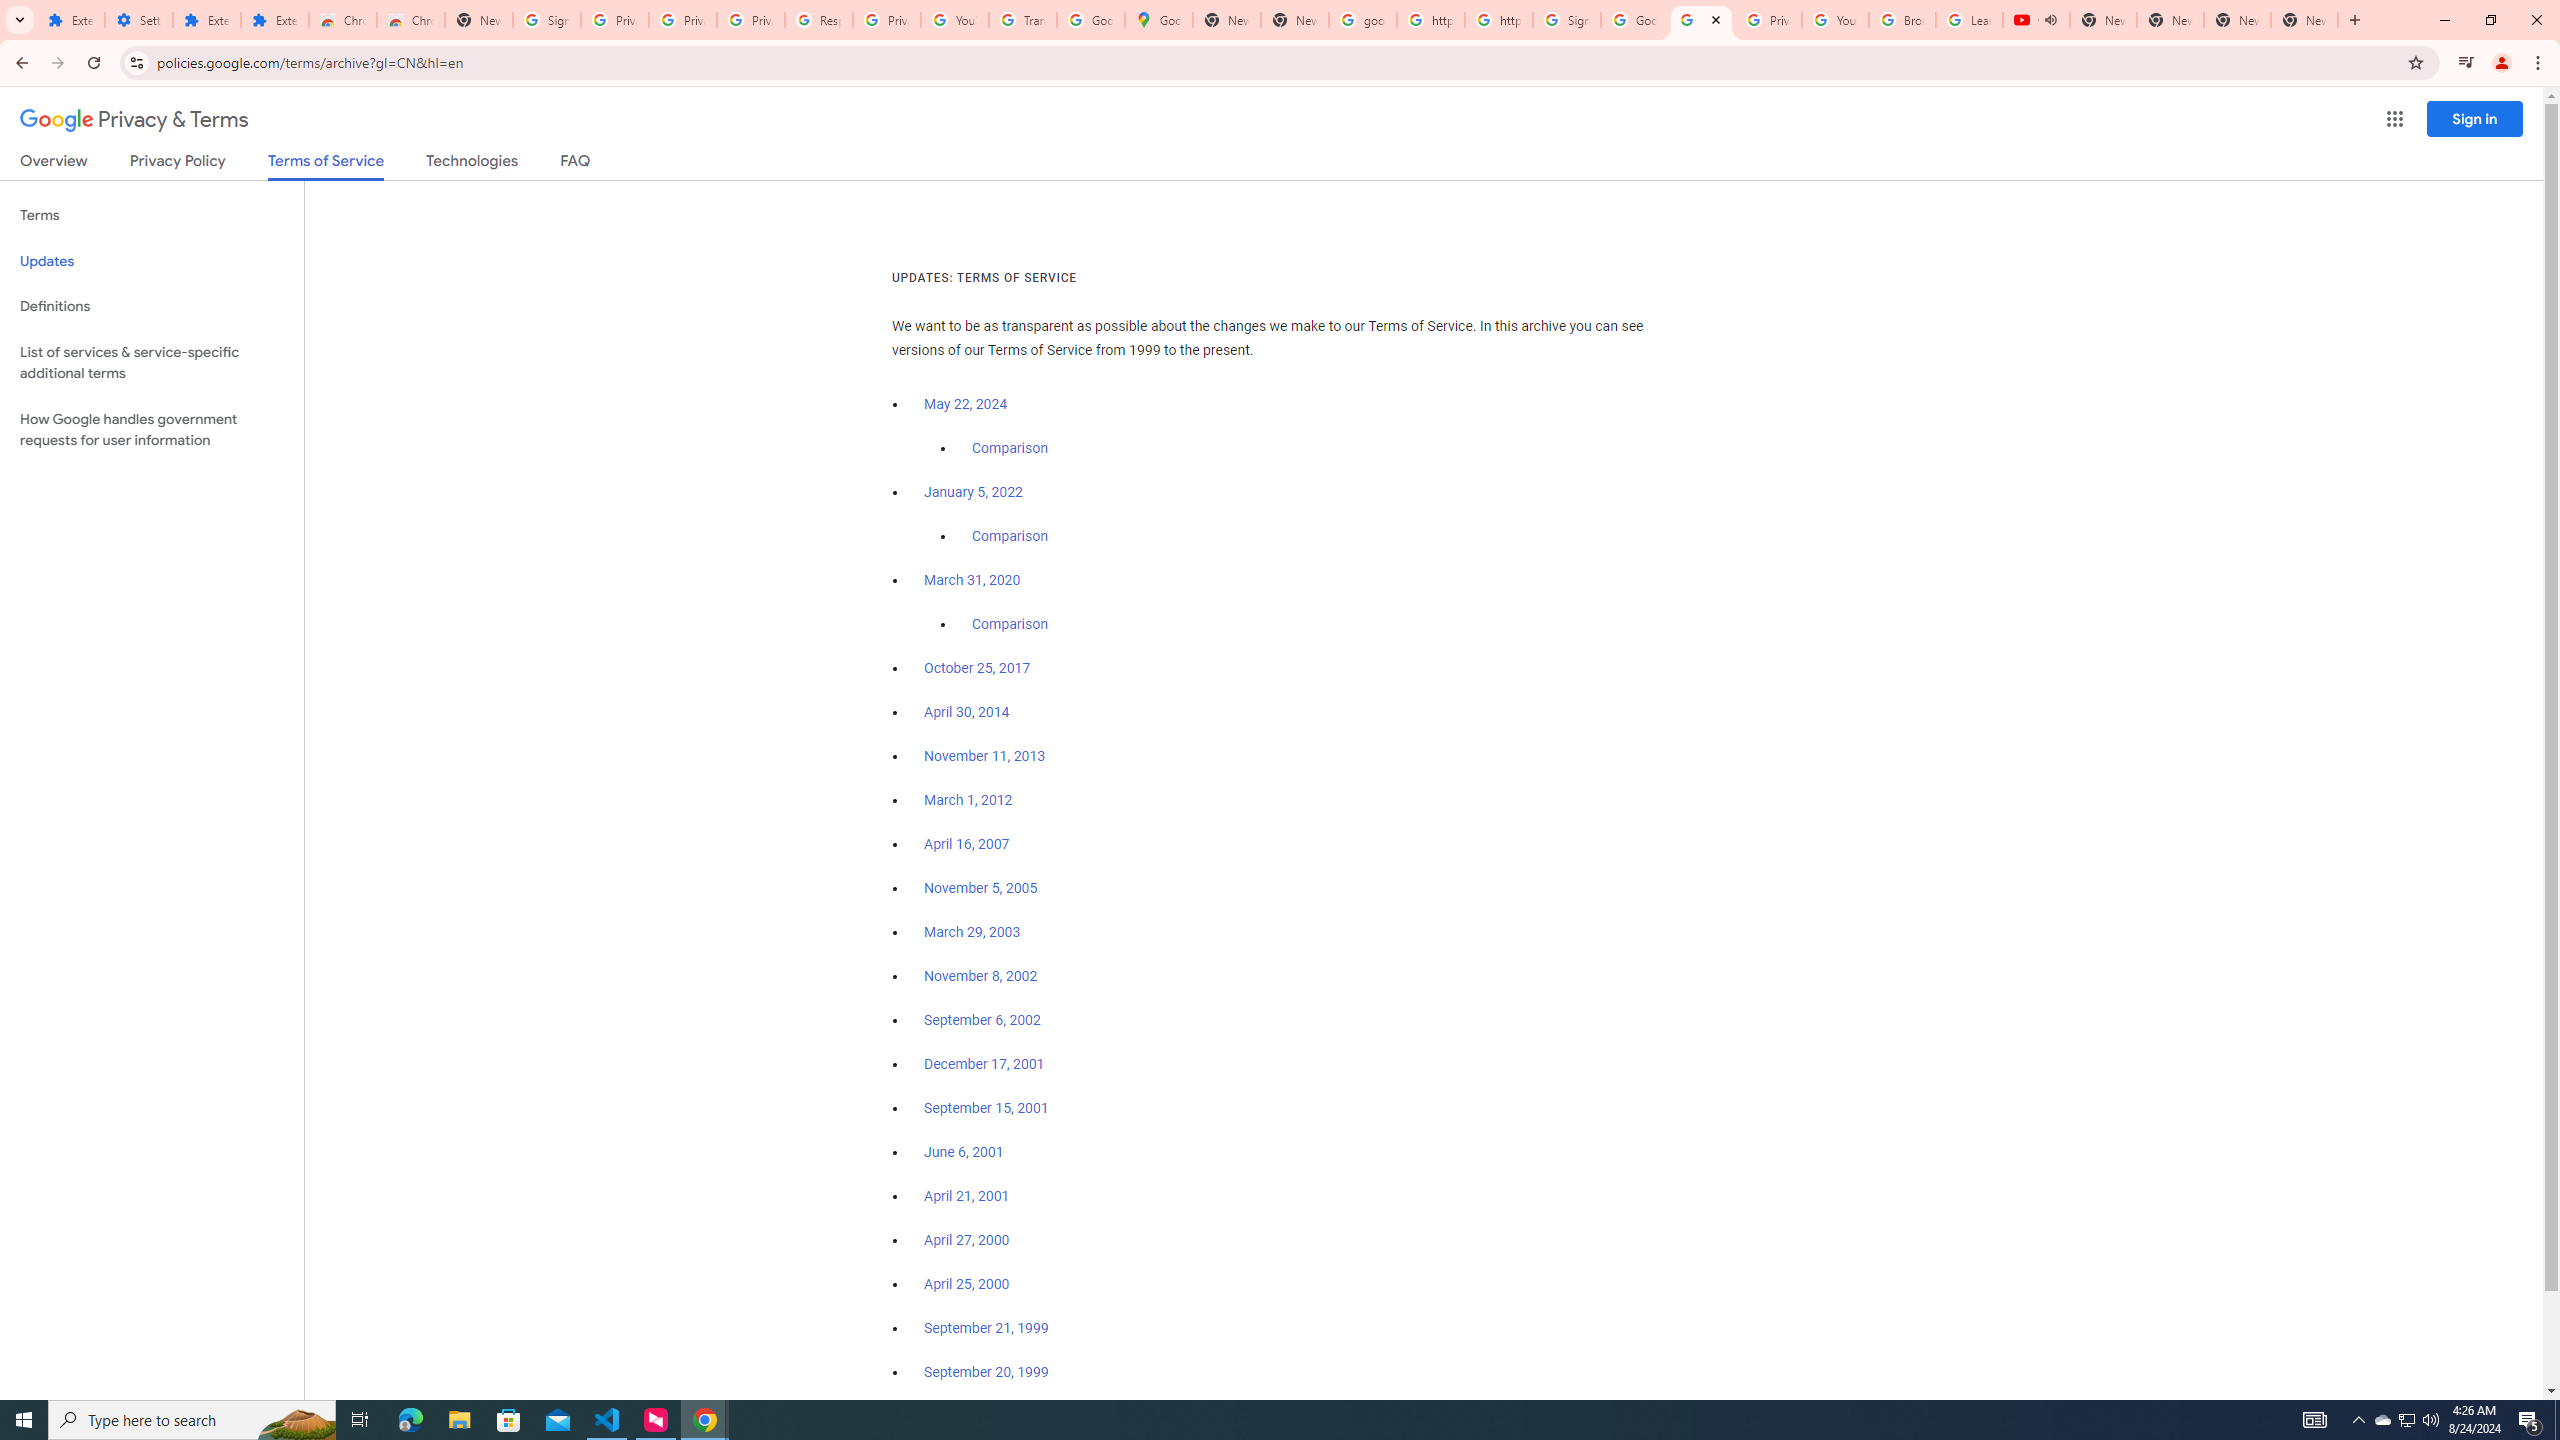 The image size is (2560, 1440). What do you see at coordinates (971, 932) in the screenshot?
I see `'March 29, 2003'` at bounding box center [971, 932].